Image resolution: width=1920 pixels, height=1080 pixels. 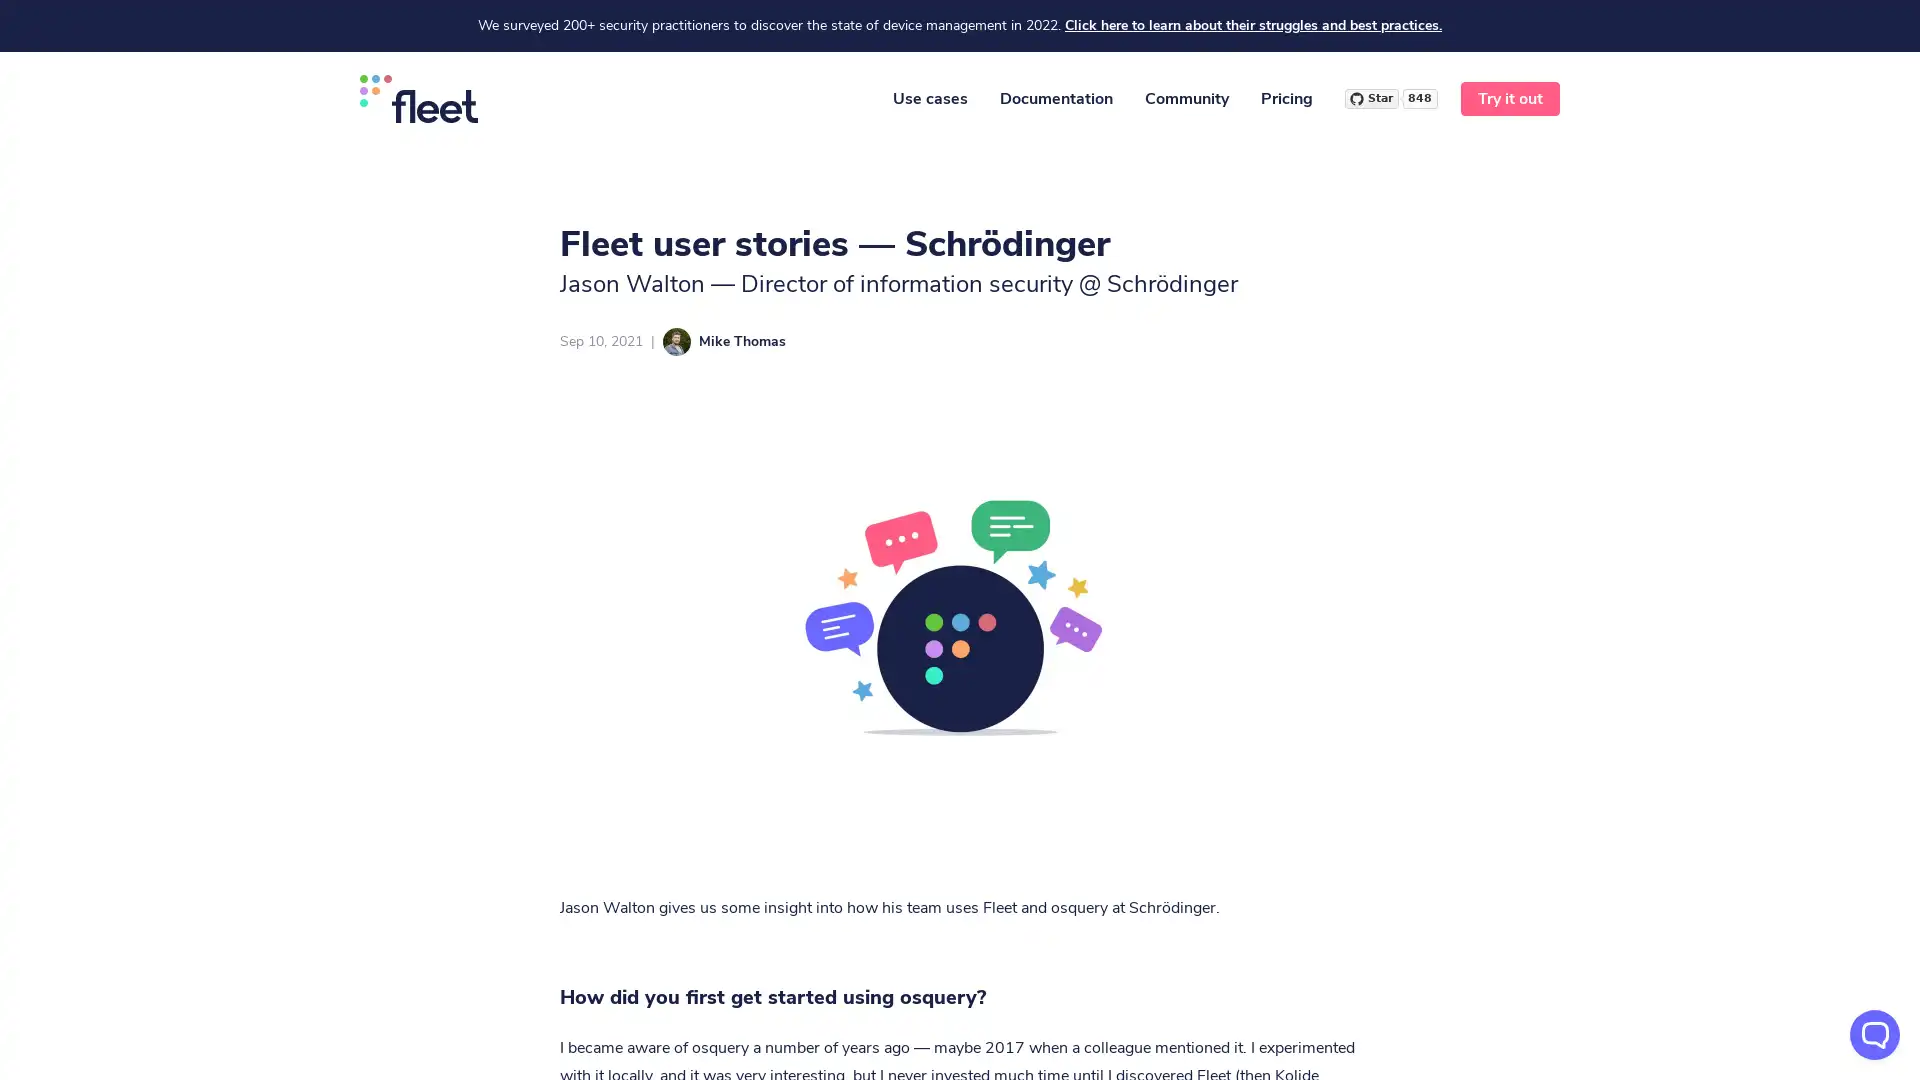 What do you see at coordinates (1874, 1034) in the screenshot?
I see `Open chat widget` at bounding box center [1874, 1034].